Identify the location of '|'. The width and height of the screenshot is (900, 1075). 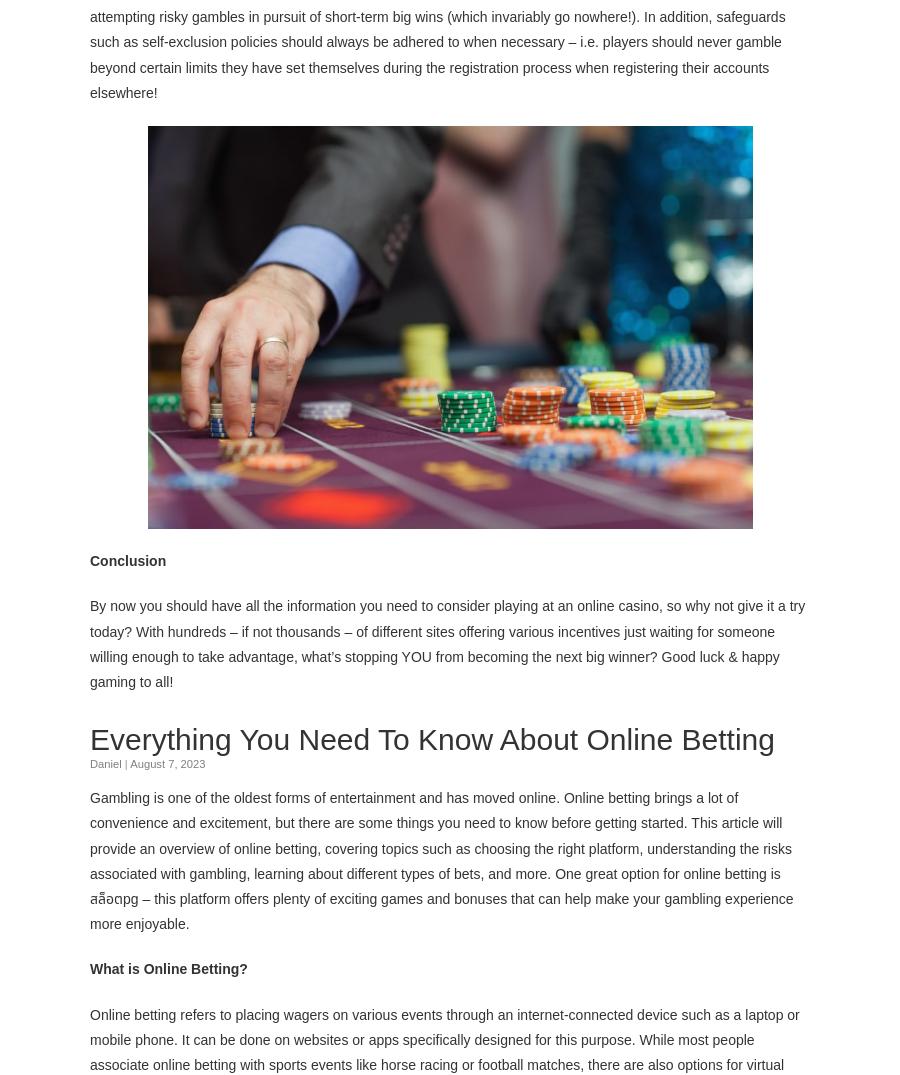
(124, 763).